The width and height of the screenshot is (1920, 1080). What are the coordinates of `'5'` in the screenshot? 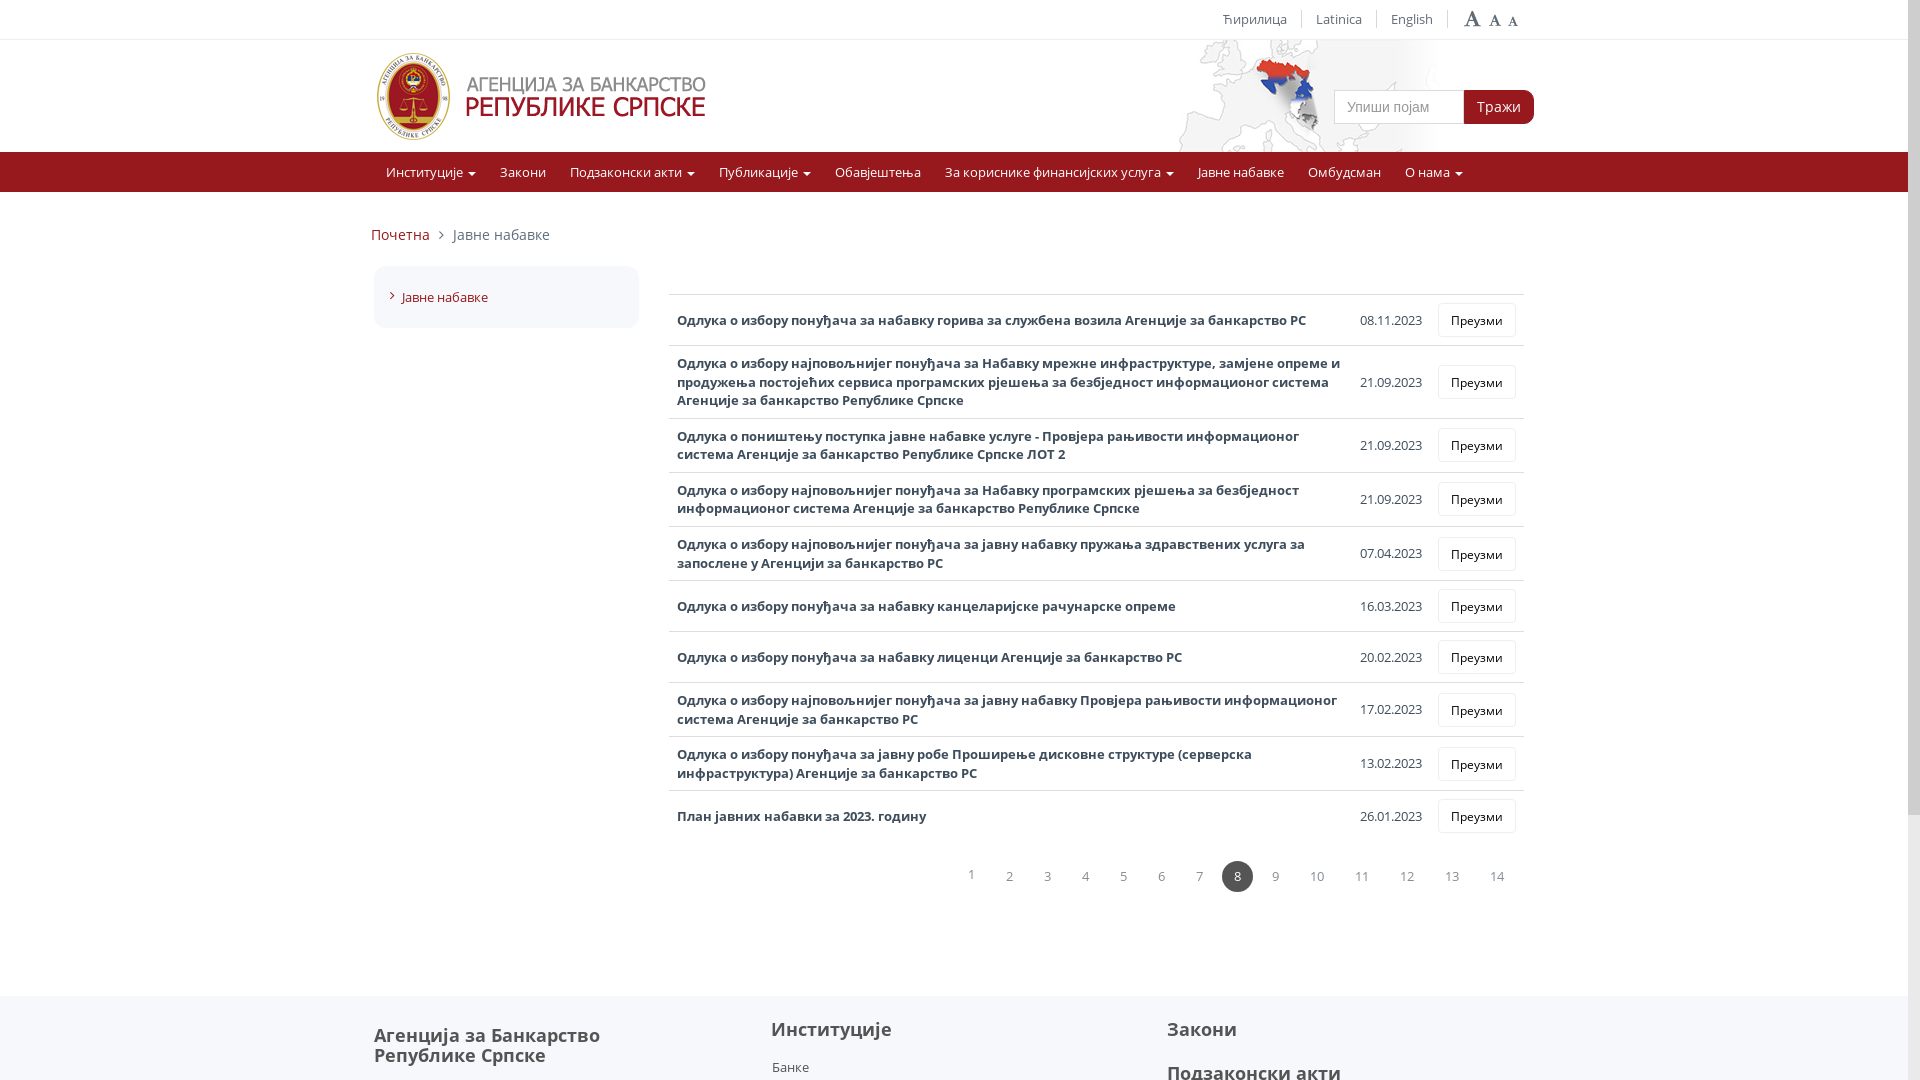 It's located at (1123, 875).